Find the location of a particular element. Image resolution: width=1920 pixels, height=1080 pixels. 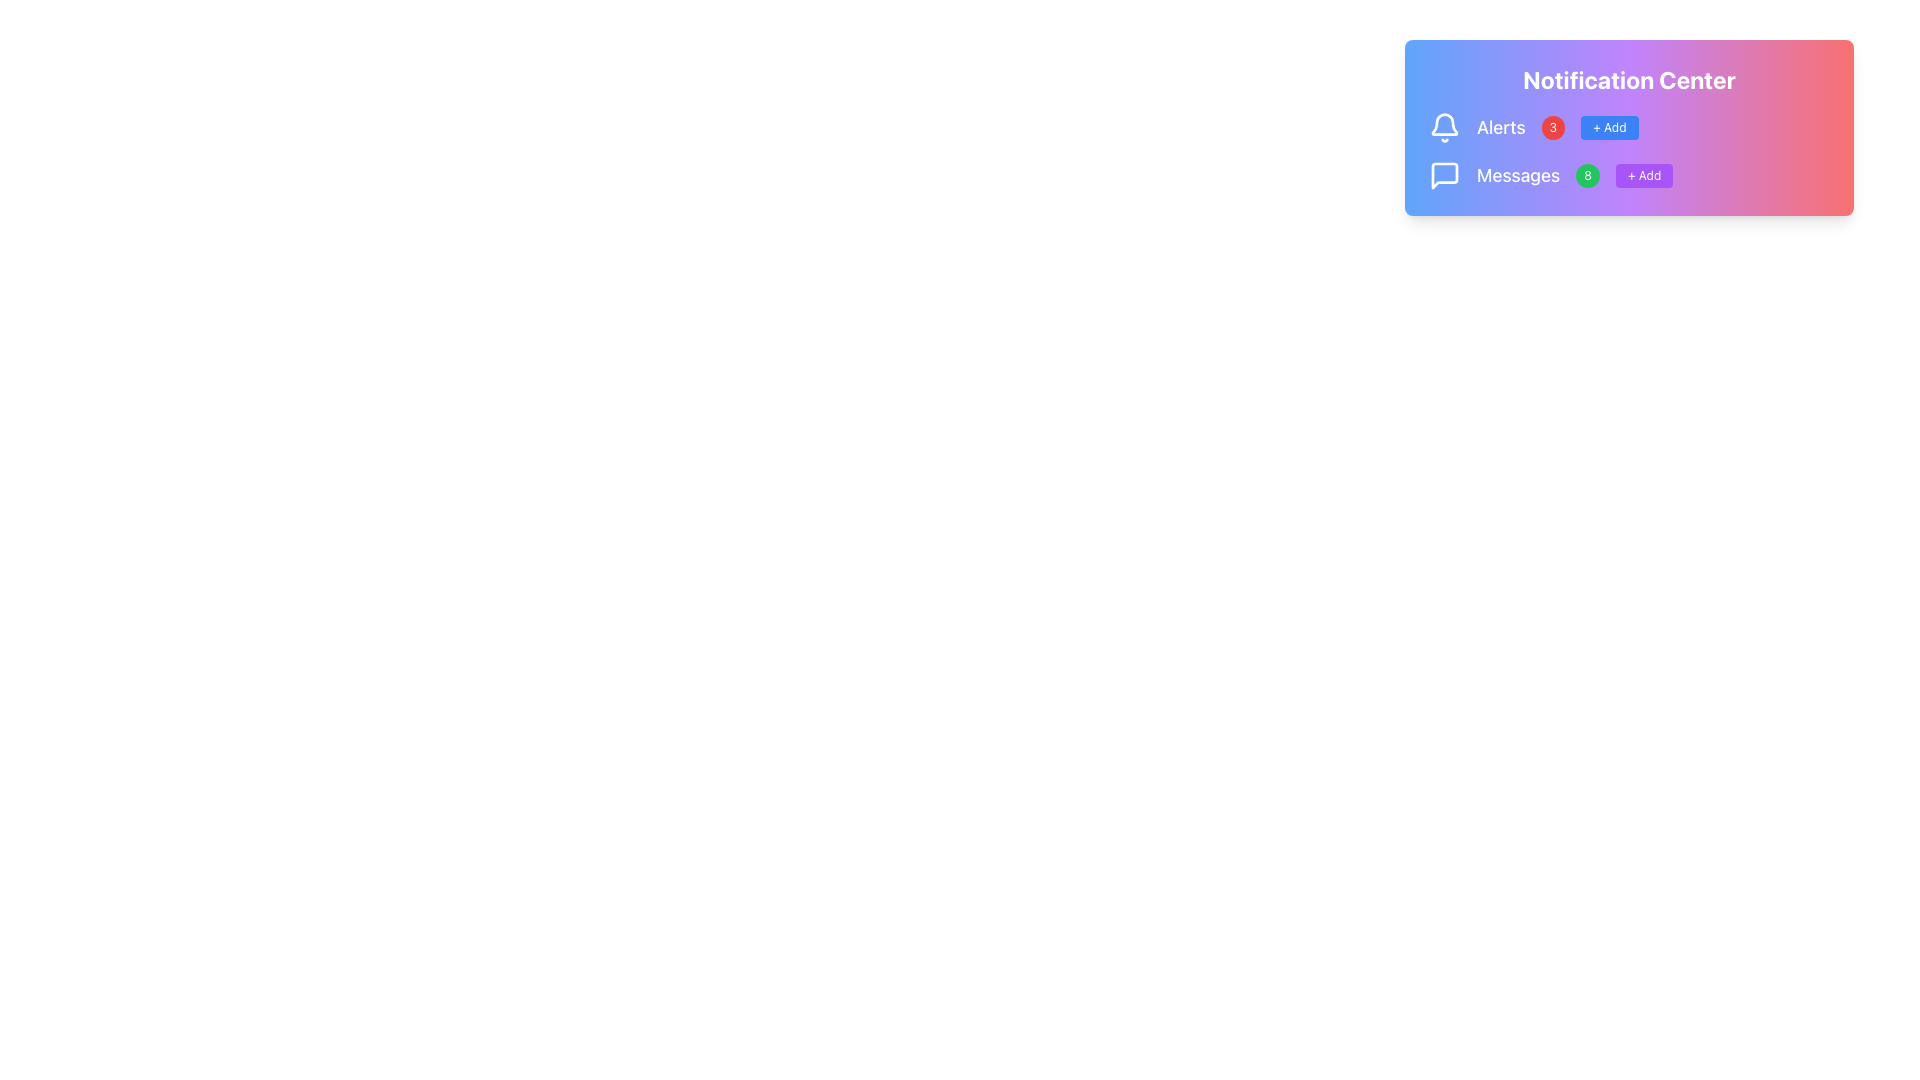

the 'Add Alerts' button located in the top row of the notification panel under the header 'Notification Center' is located at coordinates (1609, 127).